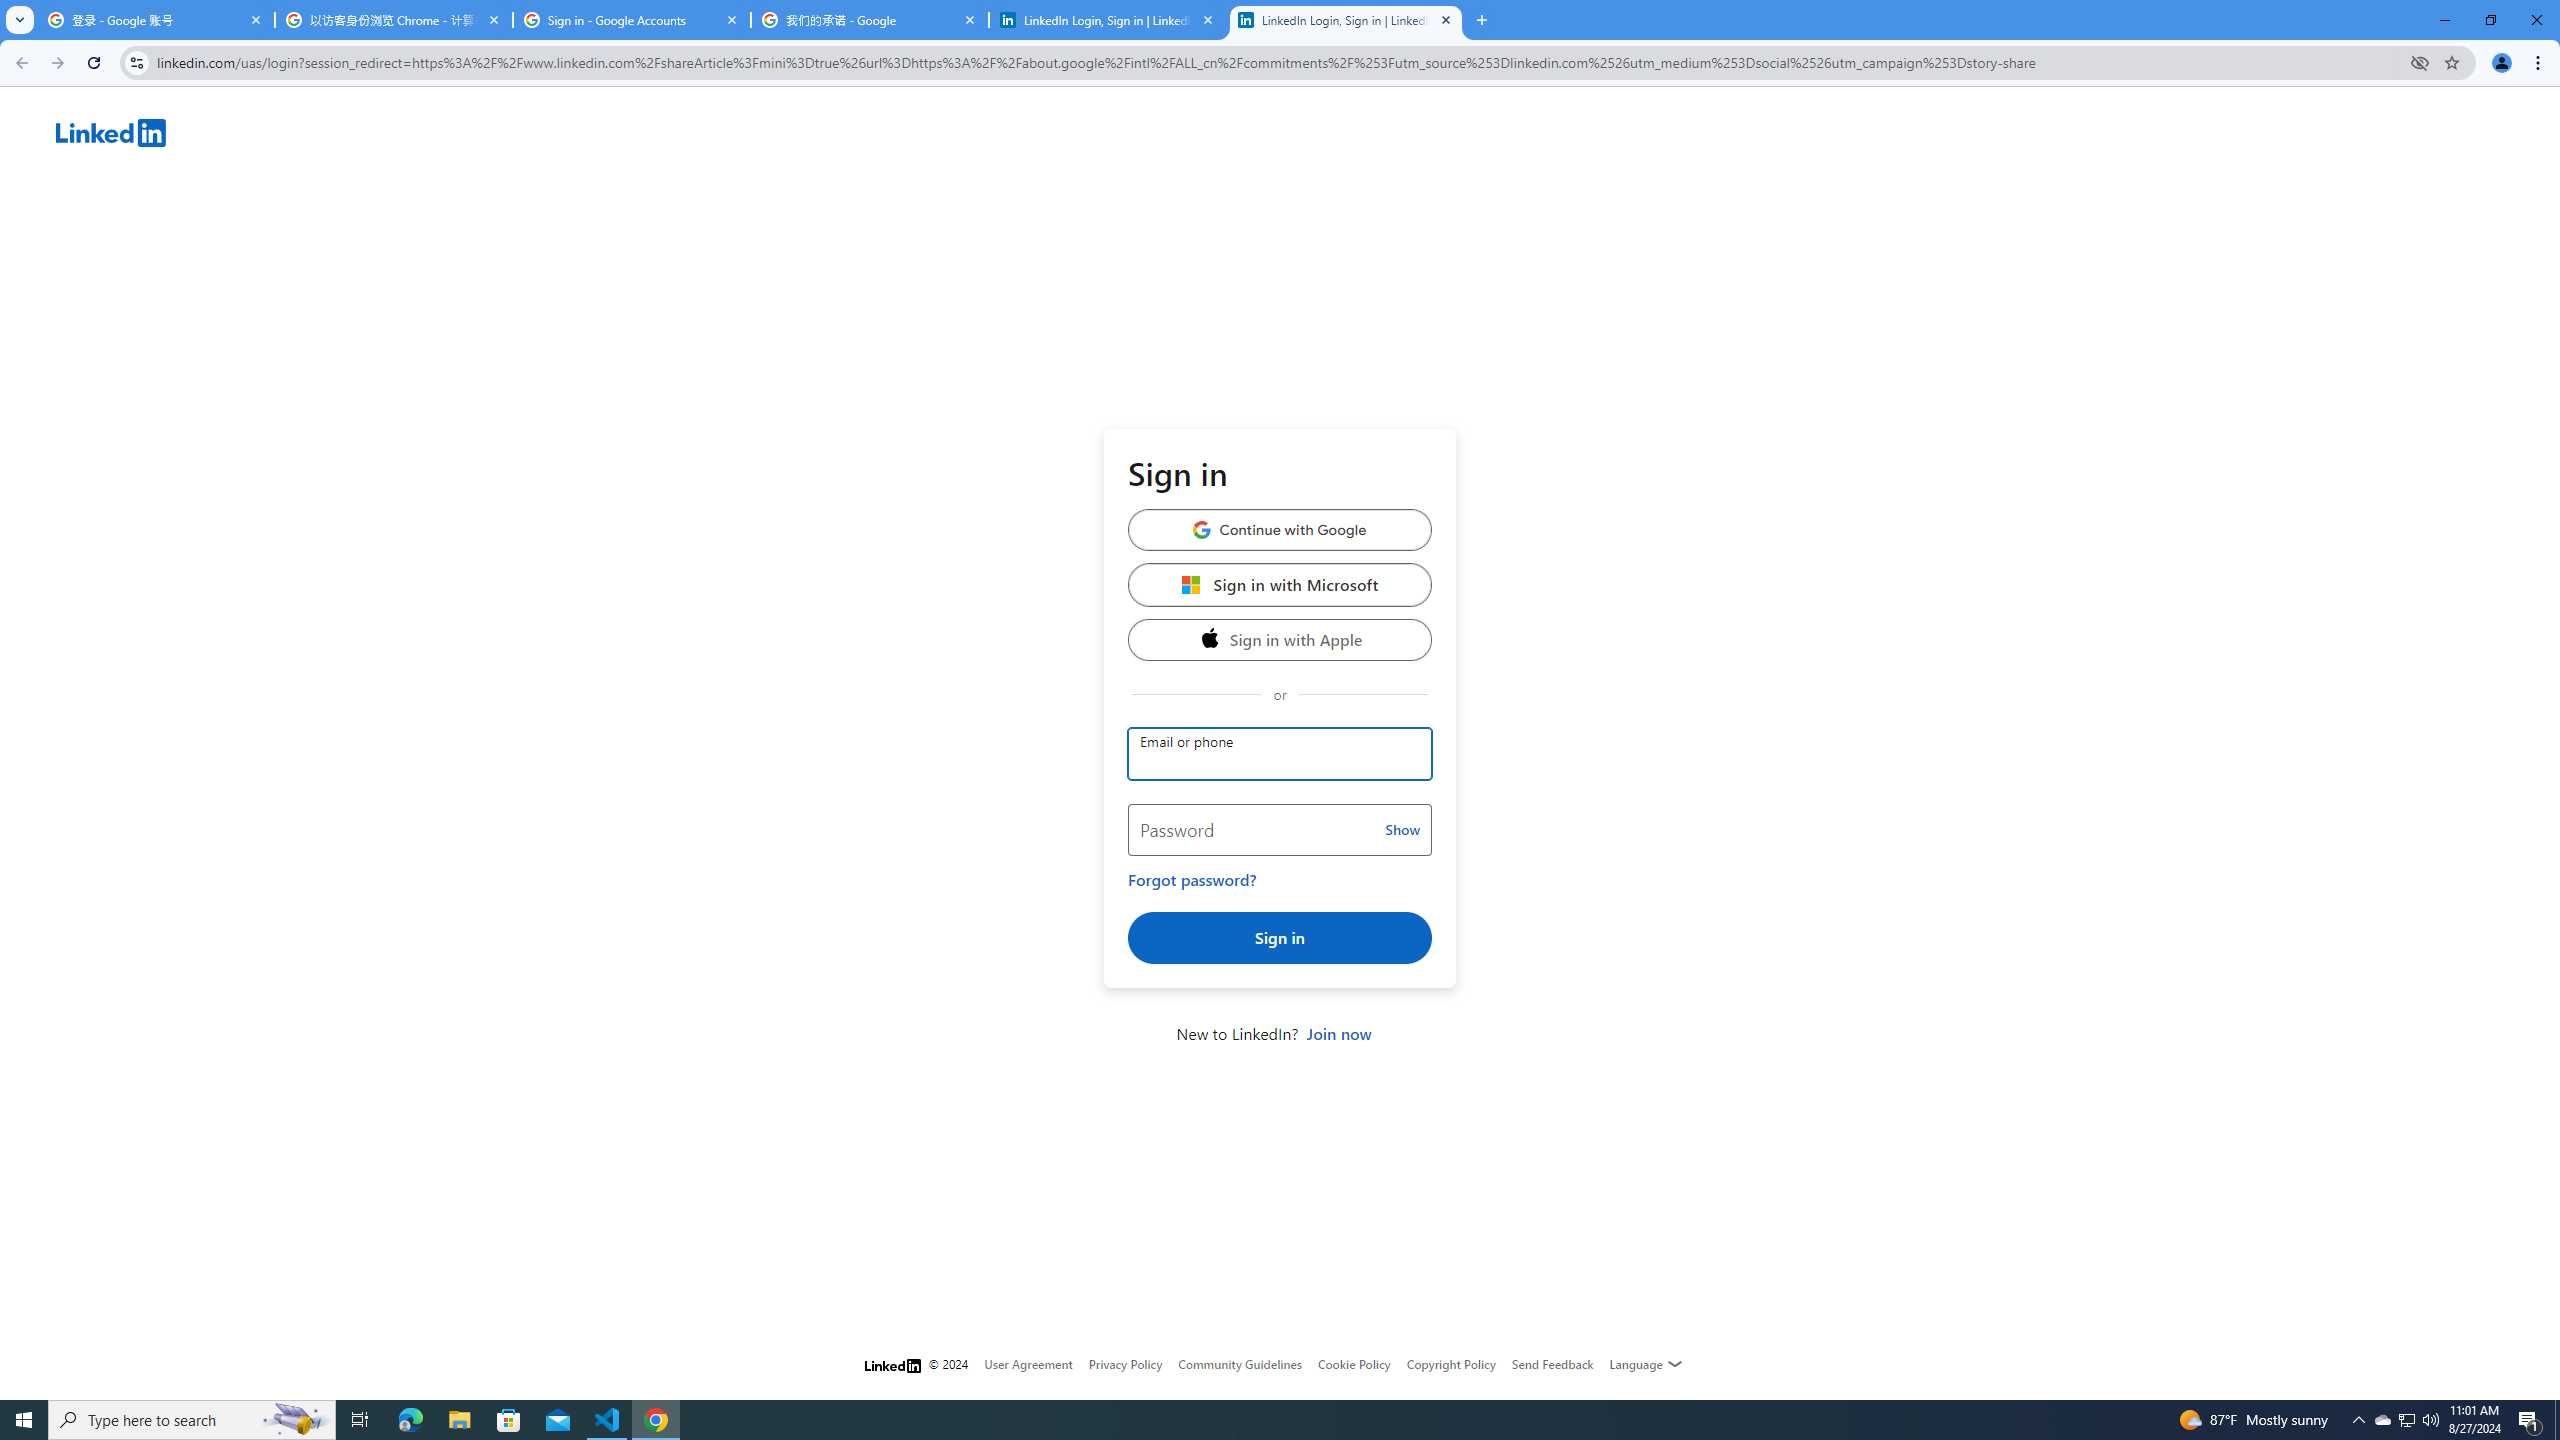 This screenshot has height=1440, width=2560. Describe the element at coordinates (1353, 1363) in the screenshot. I see `'Cookie Policy'` at that location.